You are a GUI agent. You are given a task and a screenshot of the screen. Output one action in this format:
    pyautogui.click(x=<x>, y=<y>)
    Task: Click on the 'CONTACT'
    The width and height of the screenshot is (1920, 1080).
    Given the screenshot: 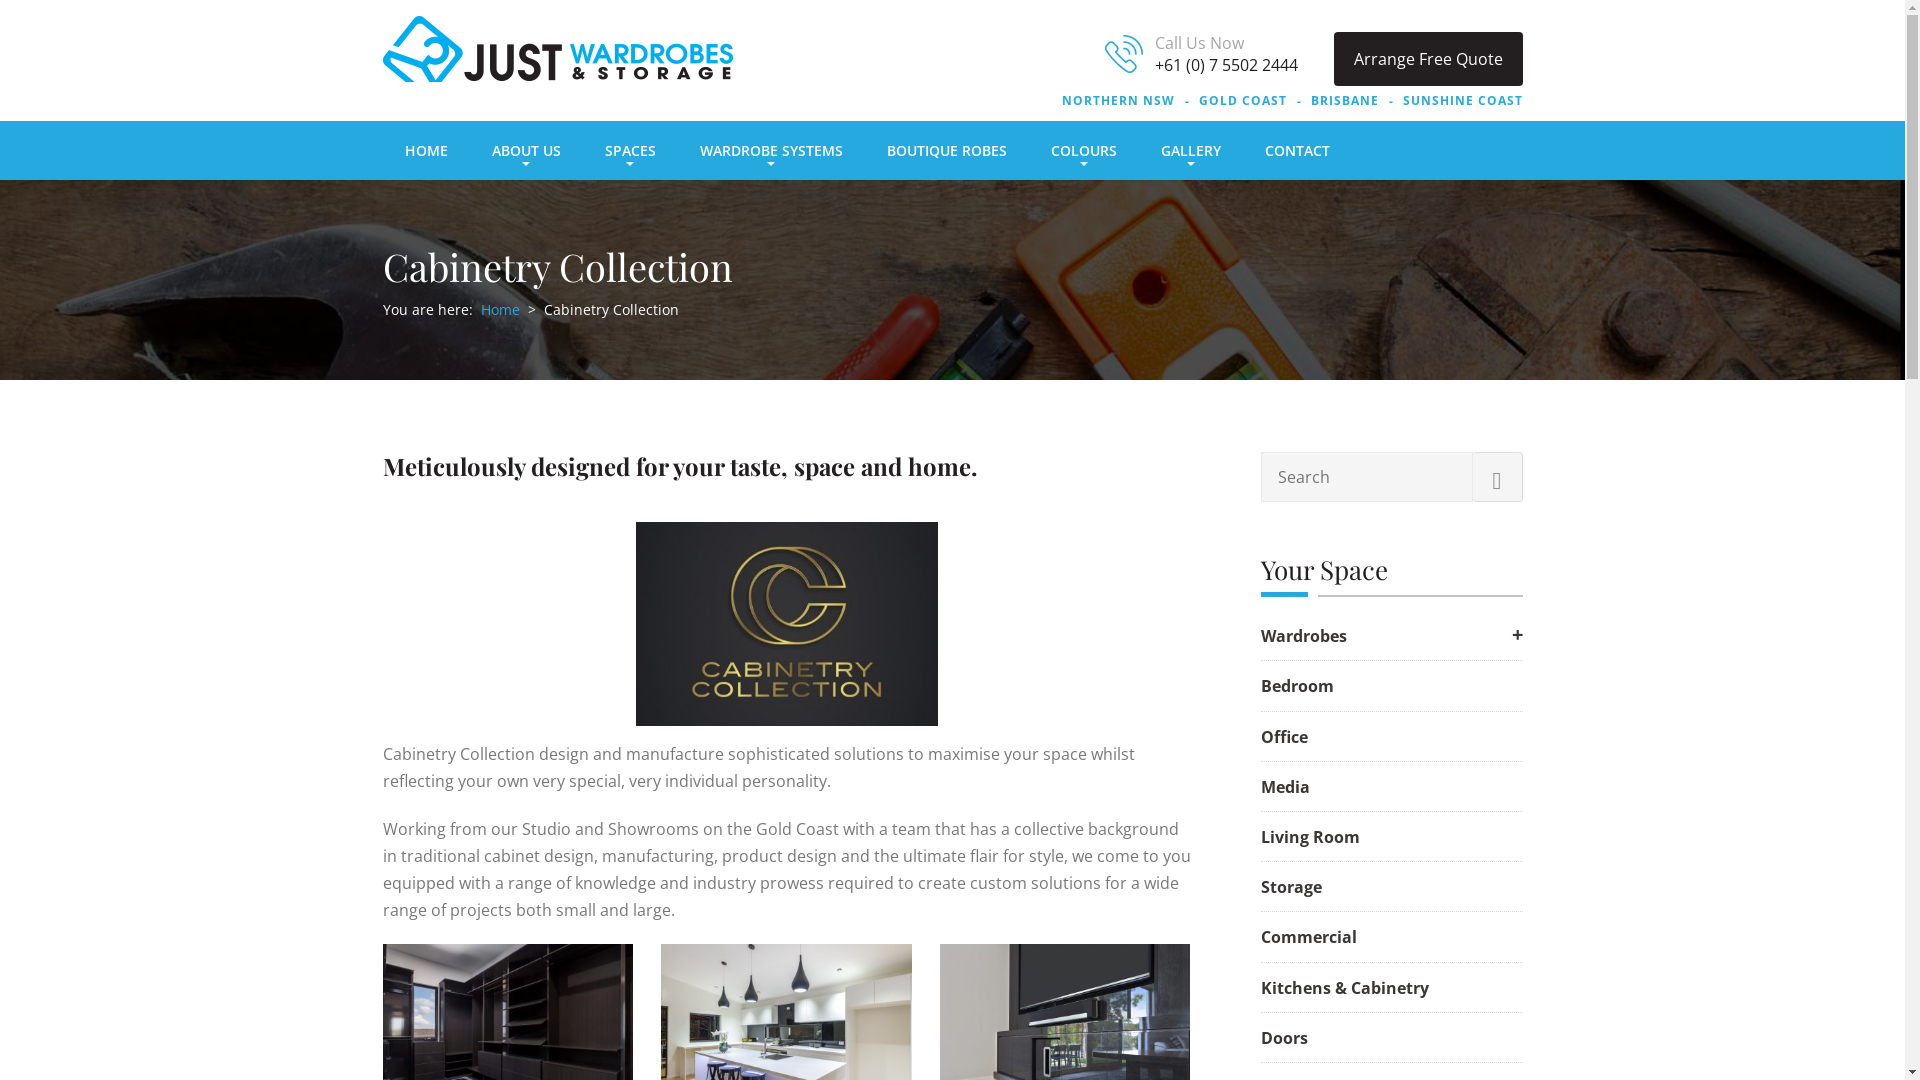 What is the action you would take?
    pyautogui.click(x=1296, y=149)
    